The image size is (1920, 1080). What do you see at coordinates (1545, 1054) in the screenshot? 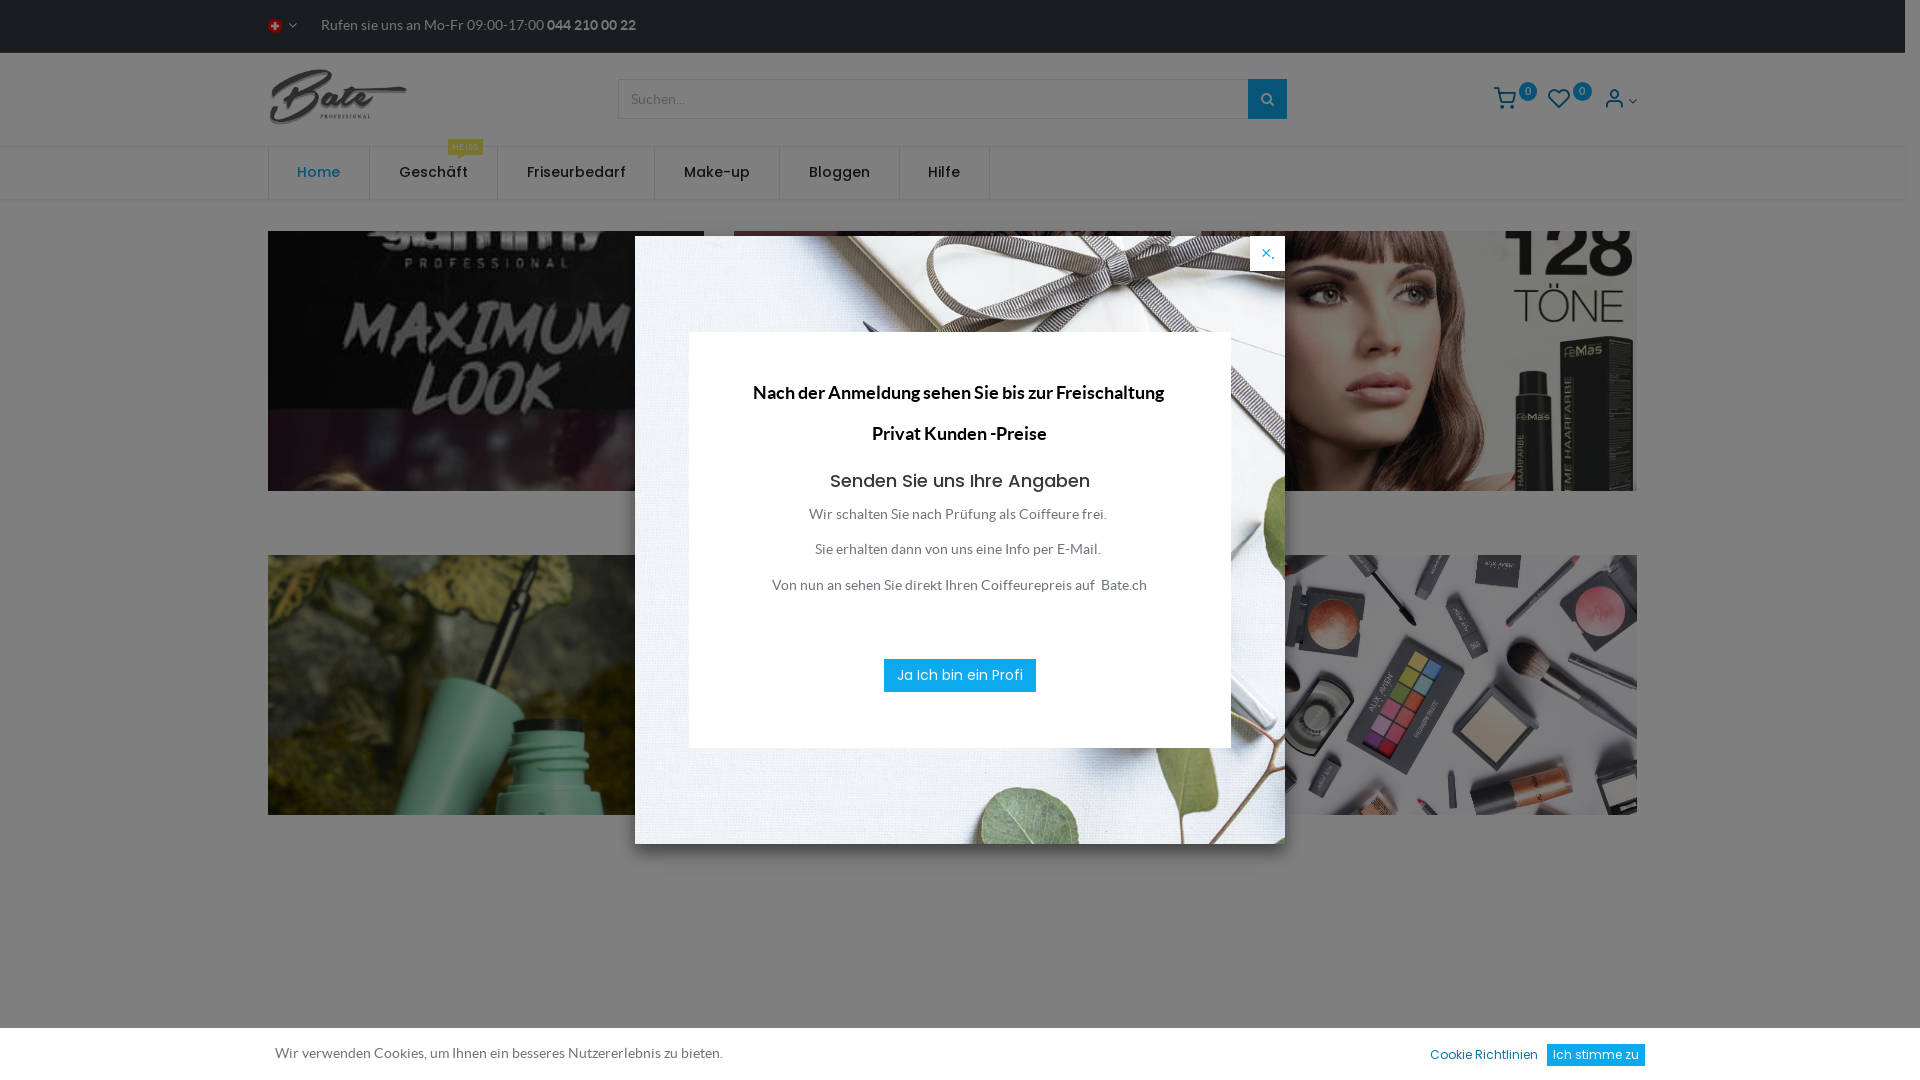
I see `'Ich stimme zu'` at bounding box center [1545, 1054].